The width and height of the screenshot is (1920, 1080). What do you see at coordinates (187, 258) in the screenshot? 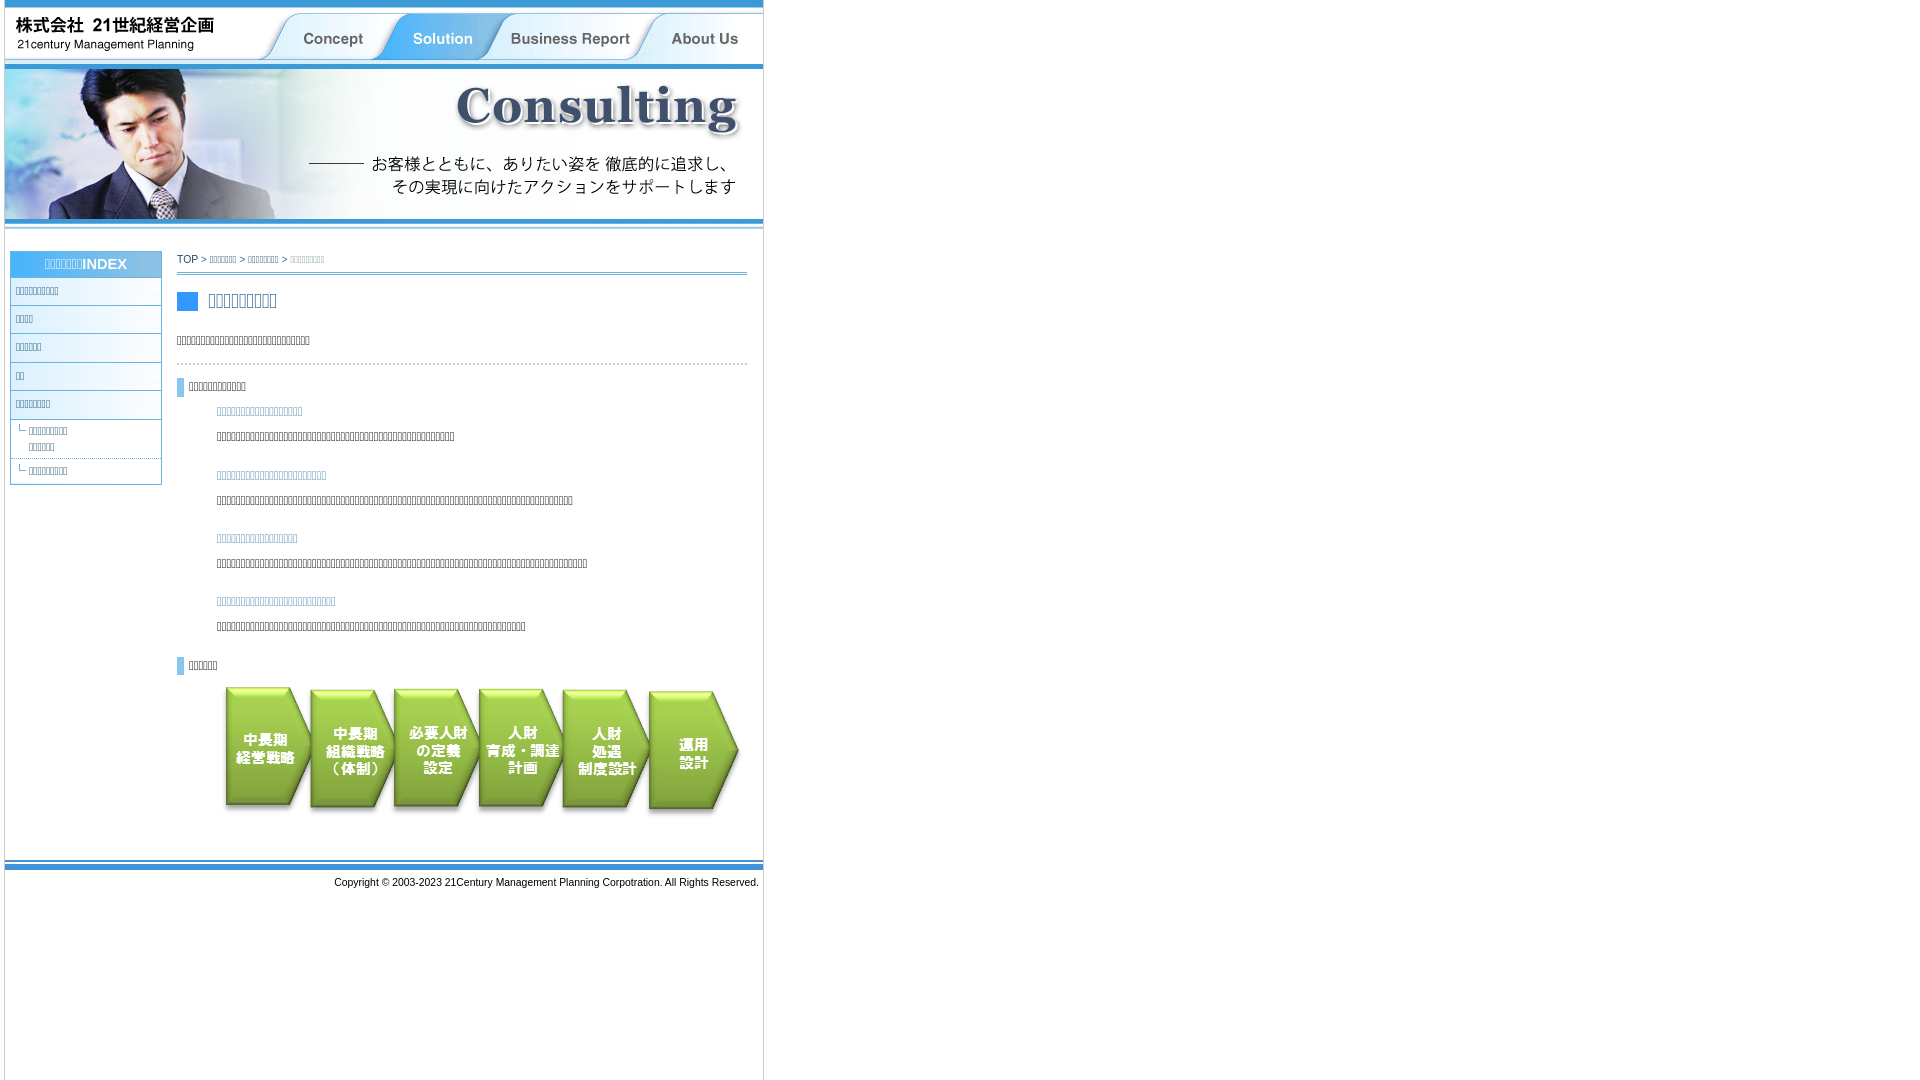
I see `'TOP'` at bounding box center [187, 258].